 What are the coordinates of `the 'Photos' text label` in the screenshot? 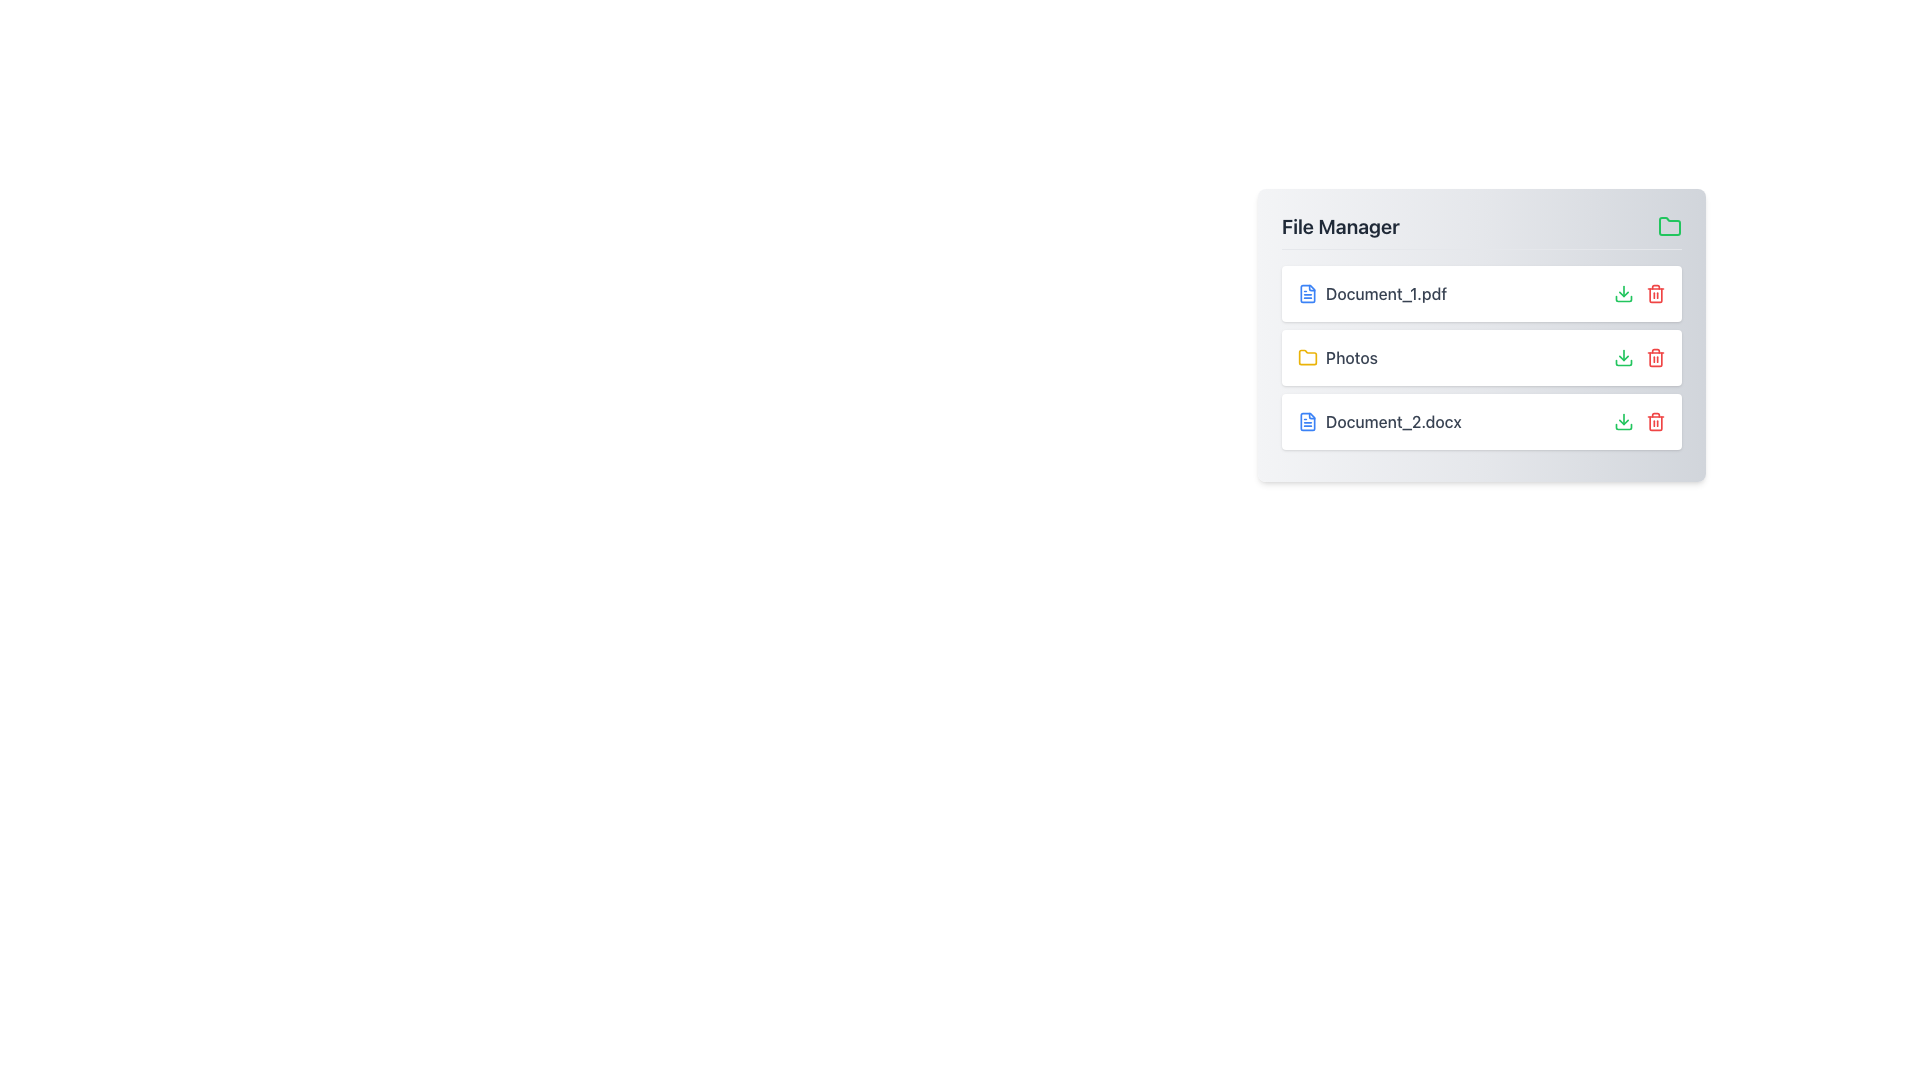 It's located at (1352, 357).